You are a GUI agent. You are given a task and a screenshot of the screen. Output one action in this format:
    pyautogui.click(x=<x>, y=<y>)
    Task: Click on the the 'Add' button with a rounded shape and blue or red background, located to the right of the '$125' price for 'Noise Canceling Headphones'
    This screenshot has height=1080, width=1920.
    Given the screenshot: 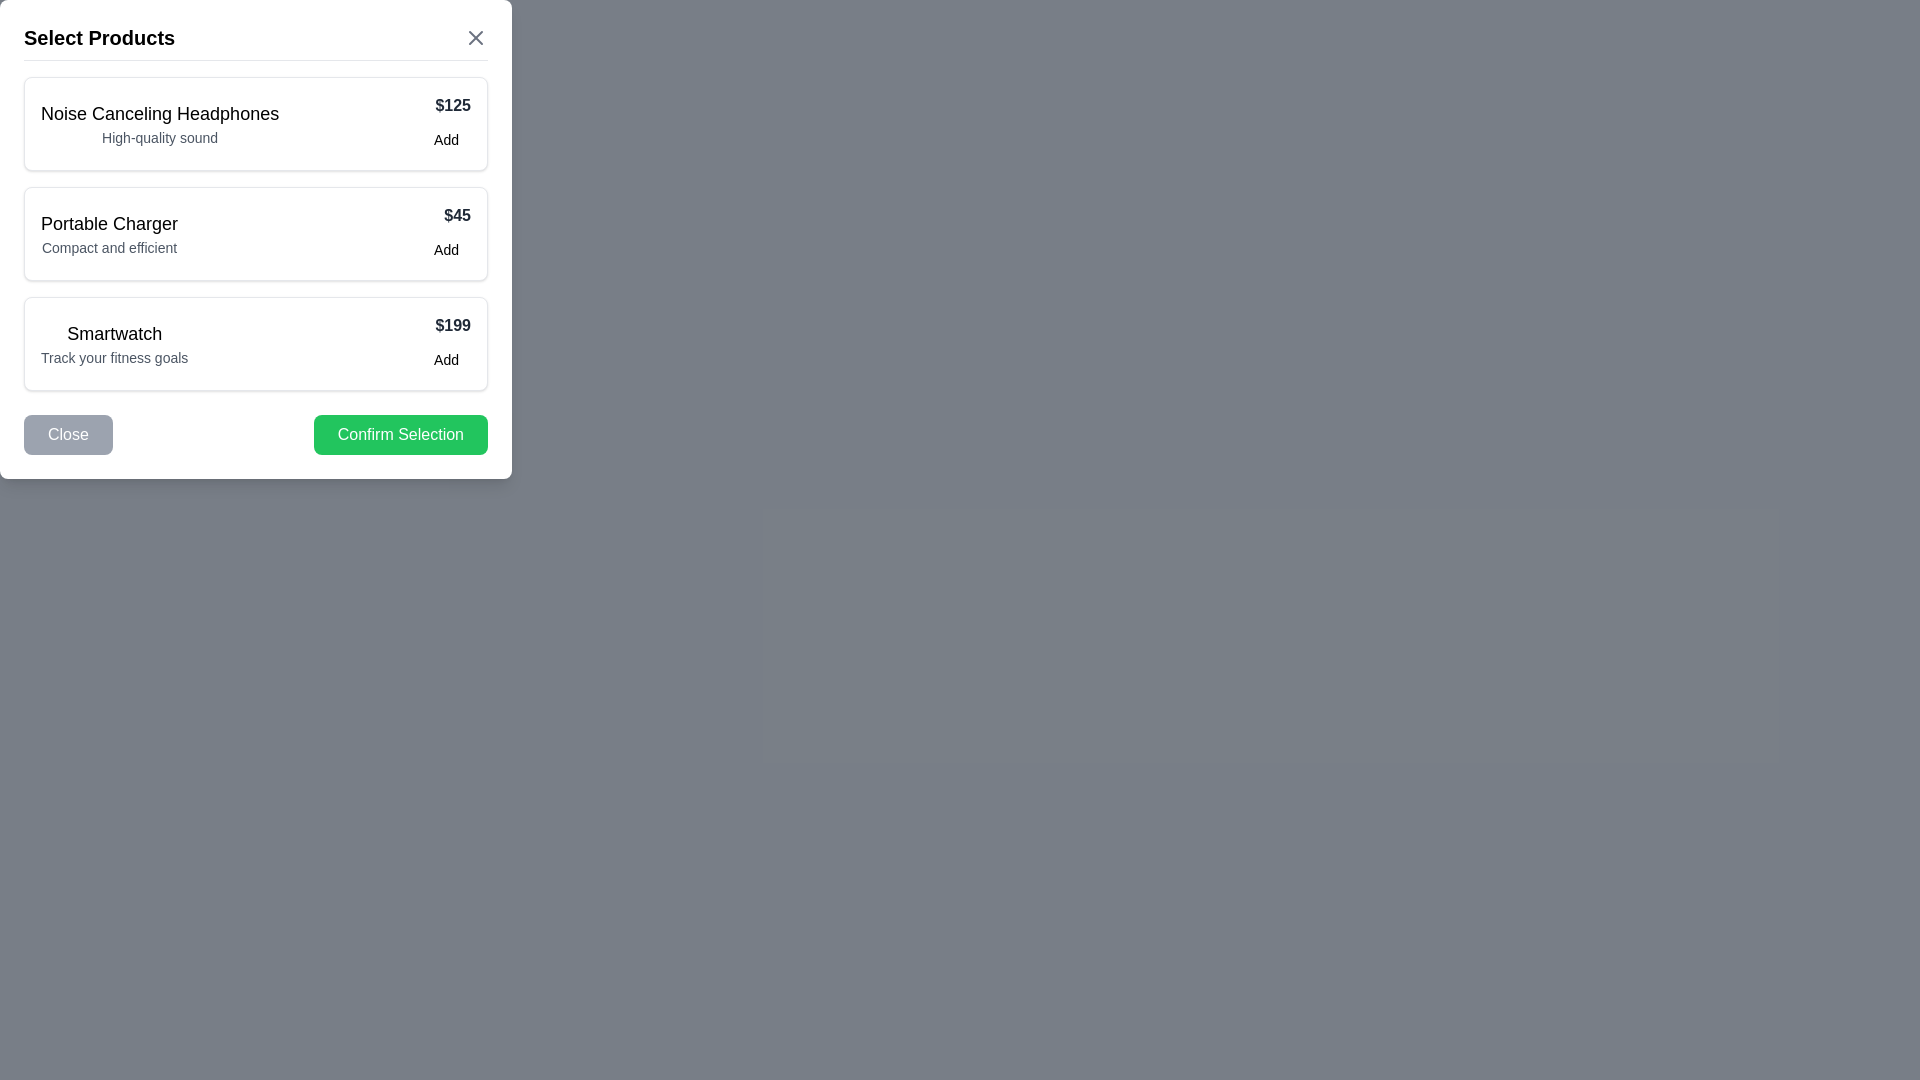 What is the action you would take?
    pyautogui.click(x=445, y=138)
    